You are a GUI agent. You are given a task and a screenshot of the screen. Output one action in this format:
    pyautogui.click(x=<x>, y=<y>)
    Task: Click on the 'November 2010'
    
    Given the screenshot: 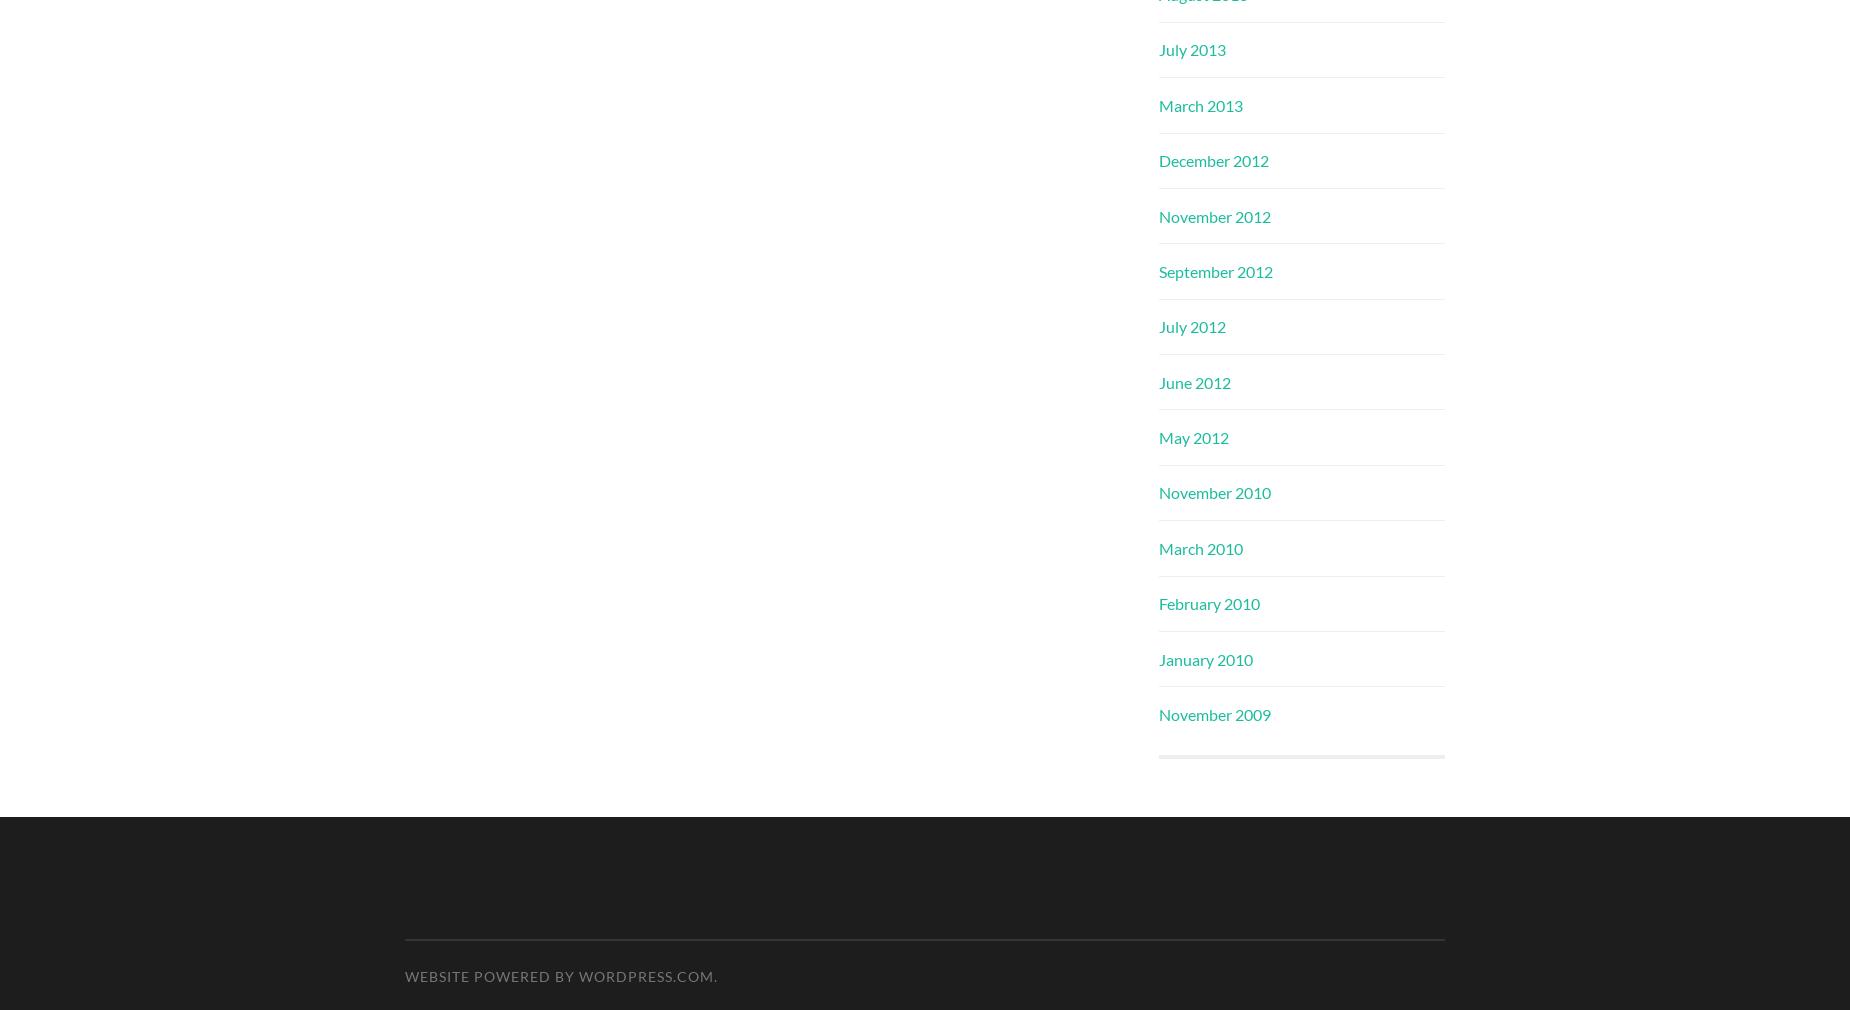 What is the action you would take?
    pyautogui.click(x=1214, y=492)
    